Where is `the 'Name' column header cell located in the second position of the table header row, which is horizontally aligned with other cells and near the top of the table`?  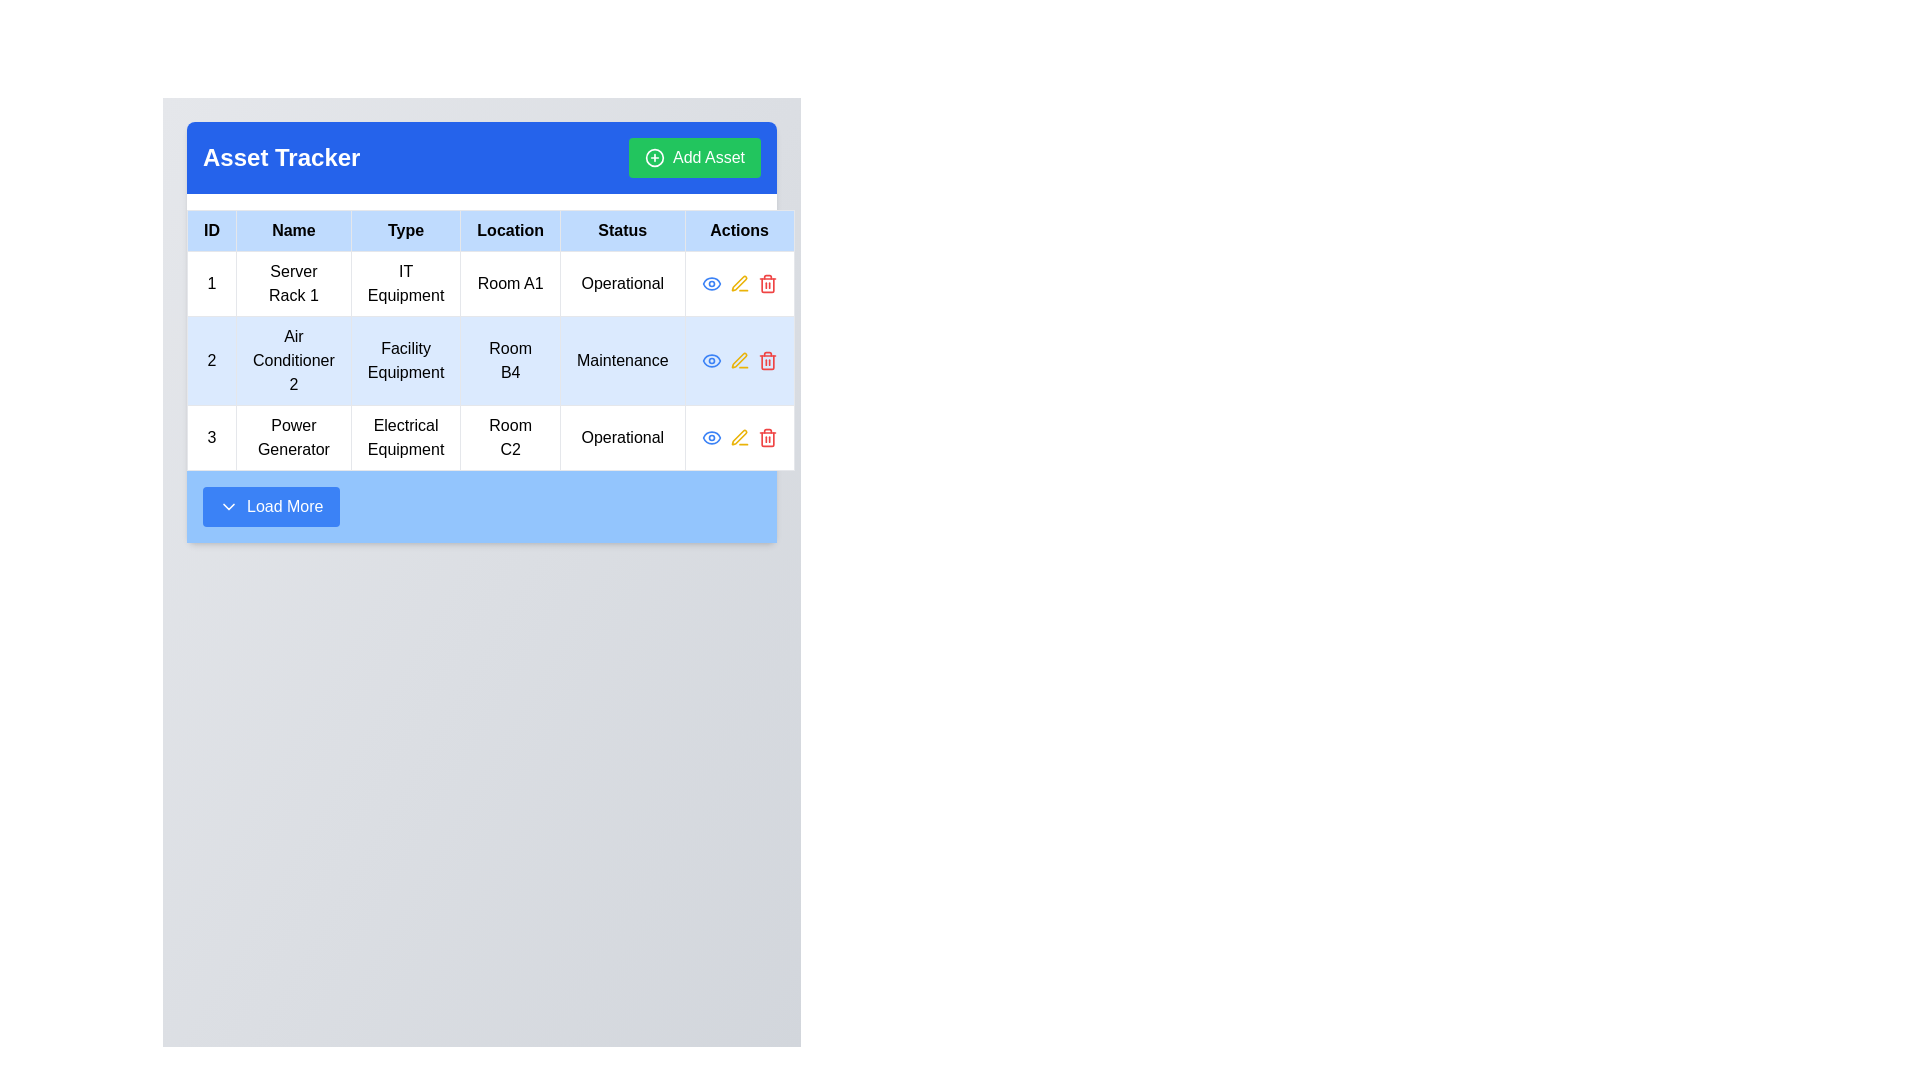
the 'Name' column header cell located in the second position of the table header row, which is horizontally aligned with other cells and near the top of the table is located at coordinates (292, 230).